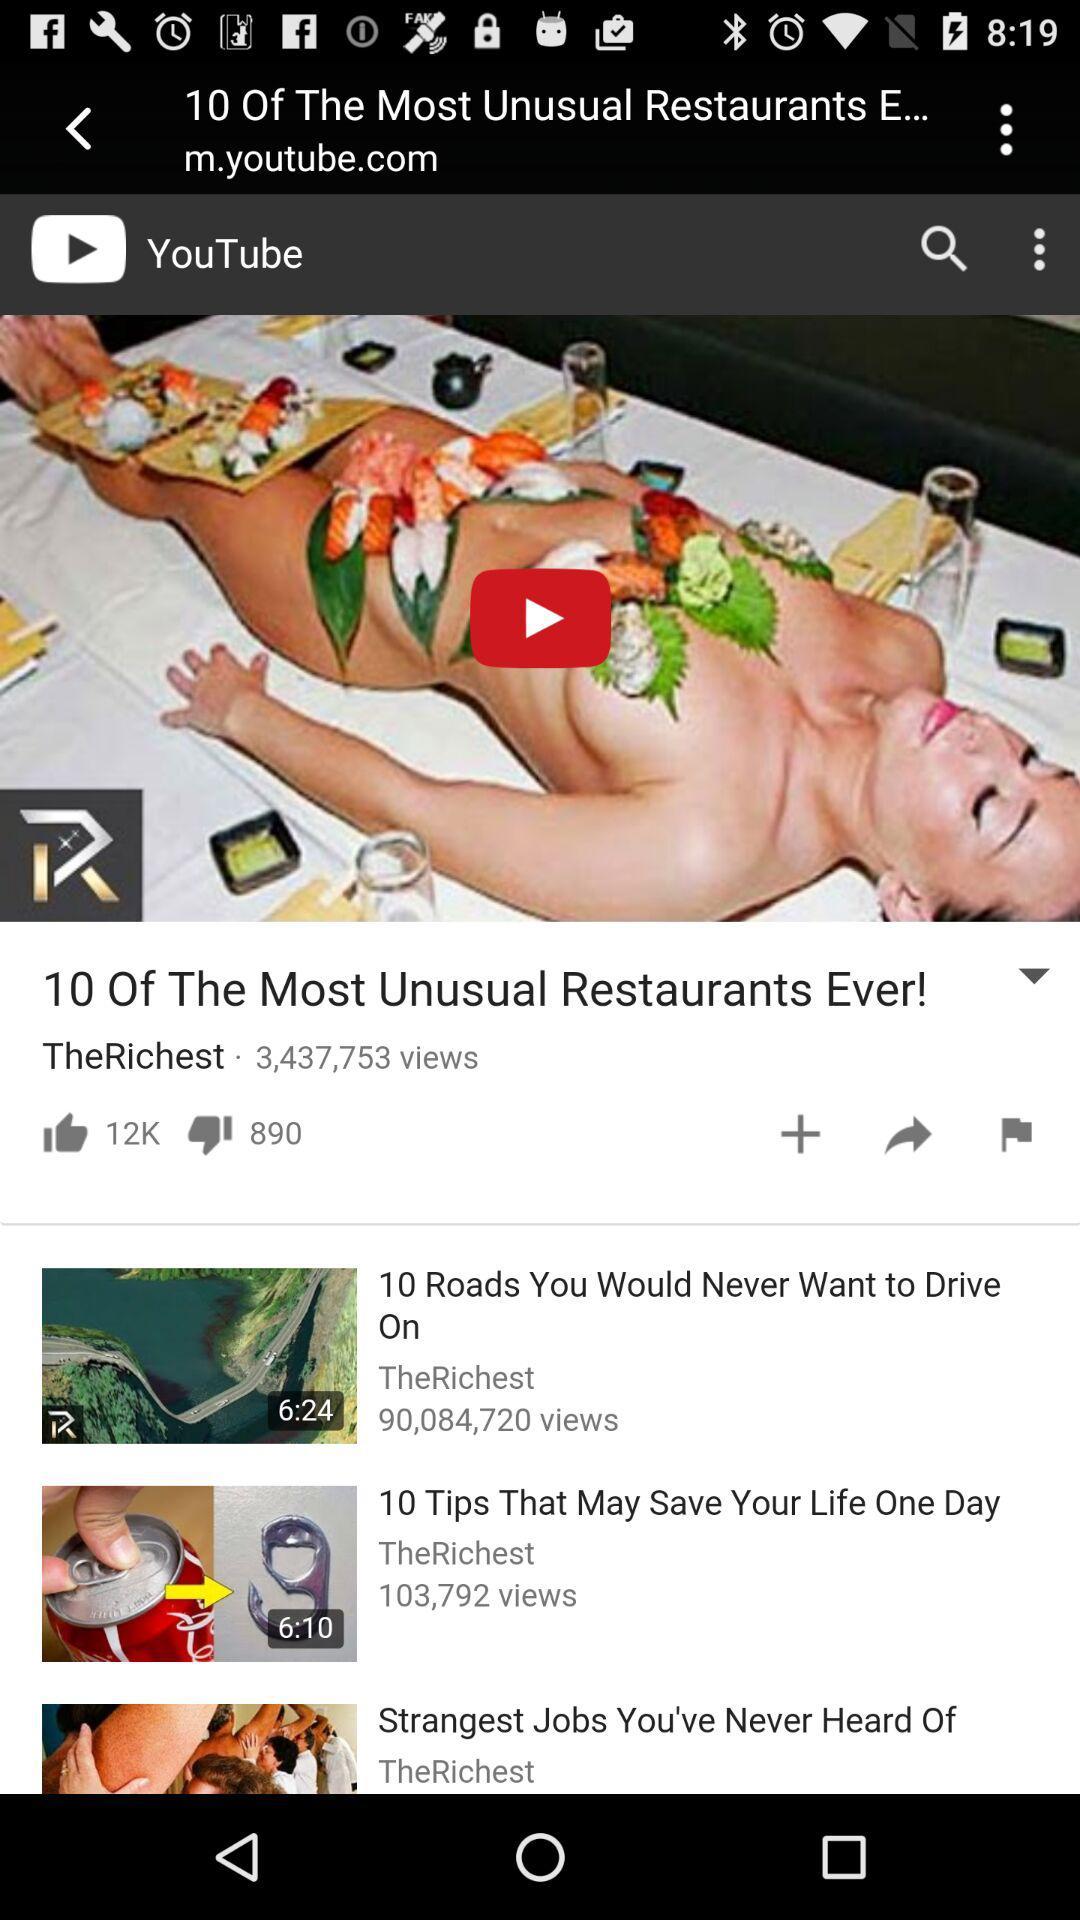  Describe the element at coordinates (540, 994) in the screenshot. I see `color print` at that location.